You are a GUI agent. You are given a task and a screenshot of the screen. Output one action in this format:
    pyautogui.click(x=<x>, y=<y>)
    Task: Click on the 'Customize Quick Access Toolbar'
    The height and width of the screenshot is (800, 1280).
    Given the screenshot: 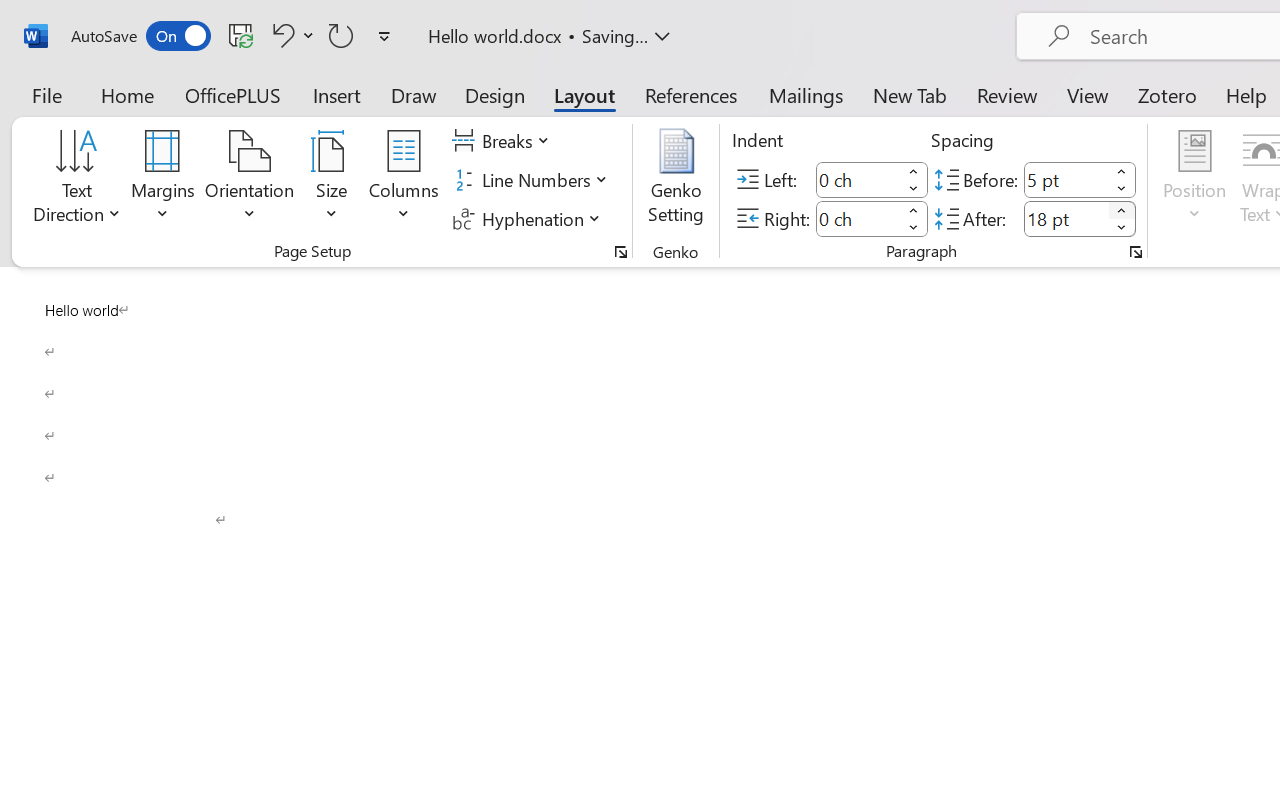 What is the action you would take?
    pyautogui.click(x=384, y=35)
    